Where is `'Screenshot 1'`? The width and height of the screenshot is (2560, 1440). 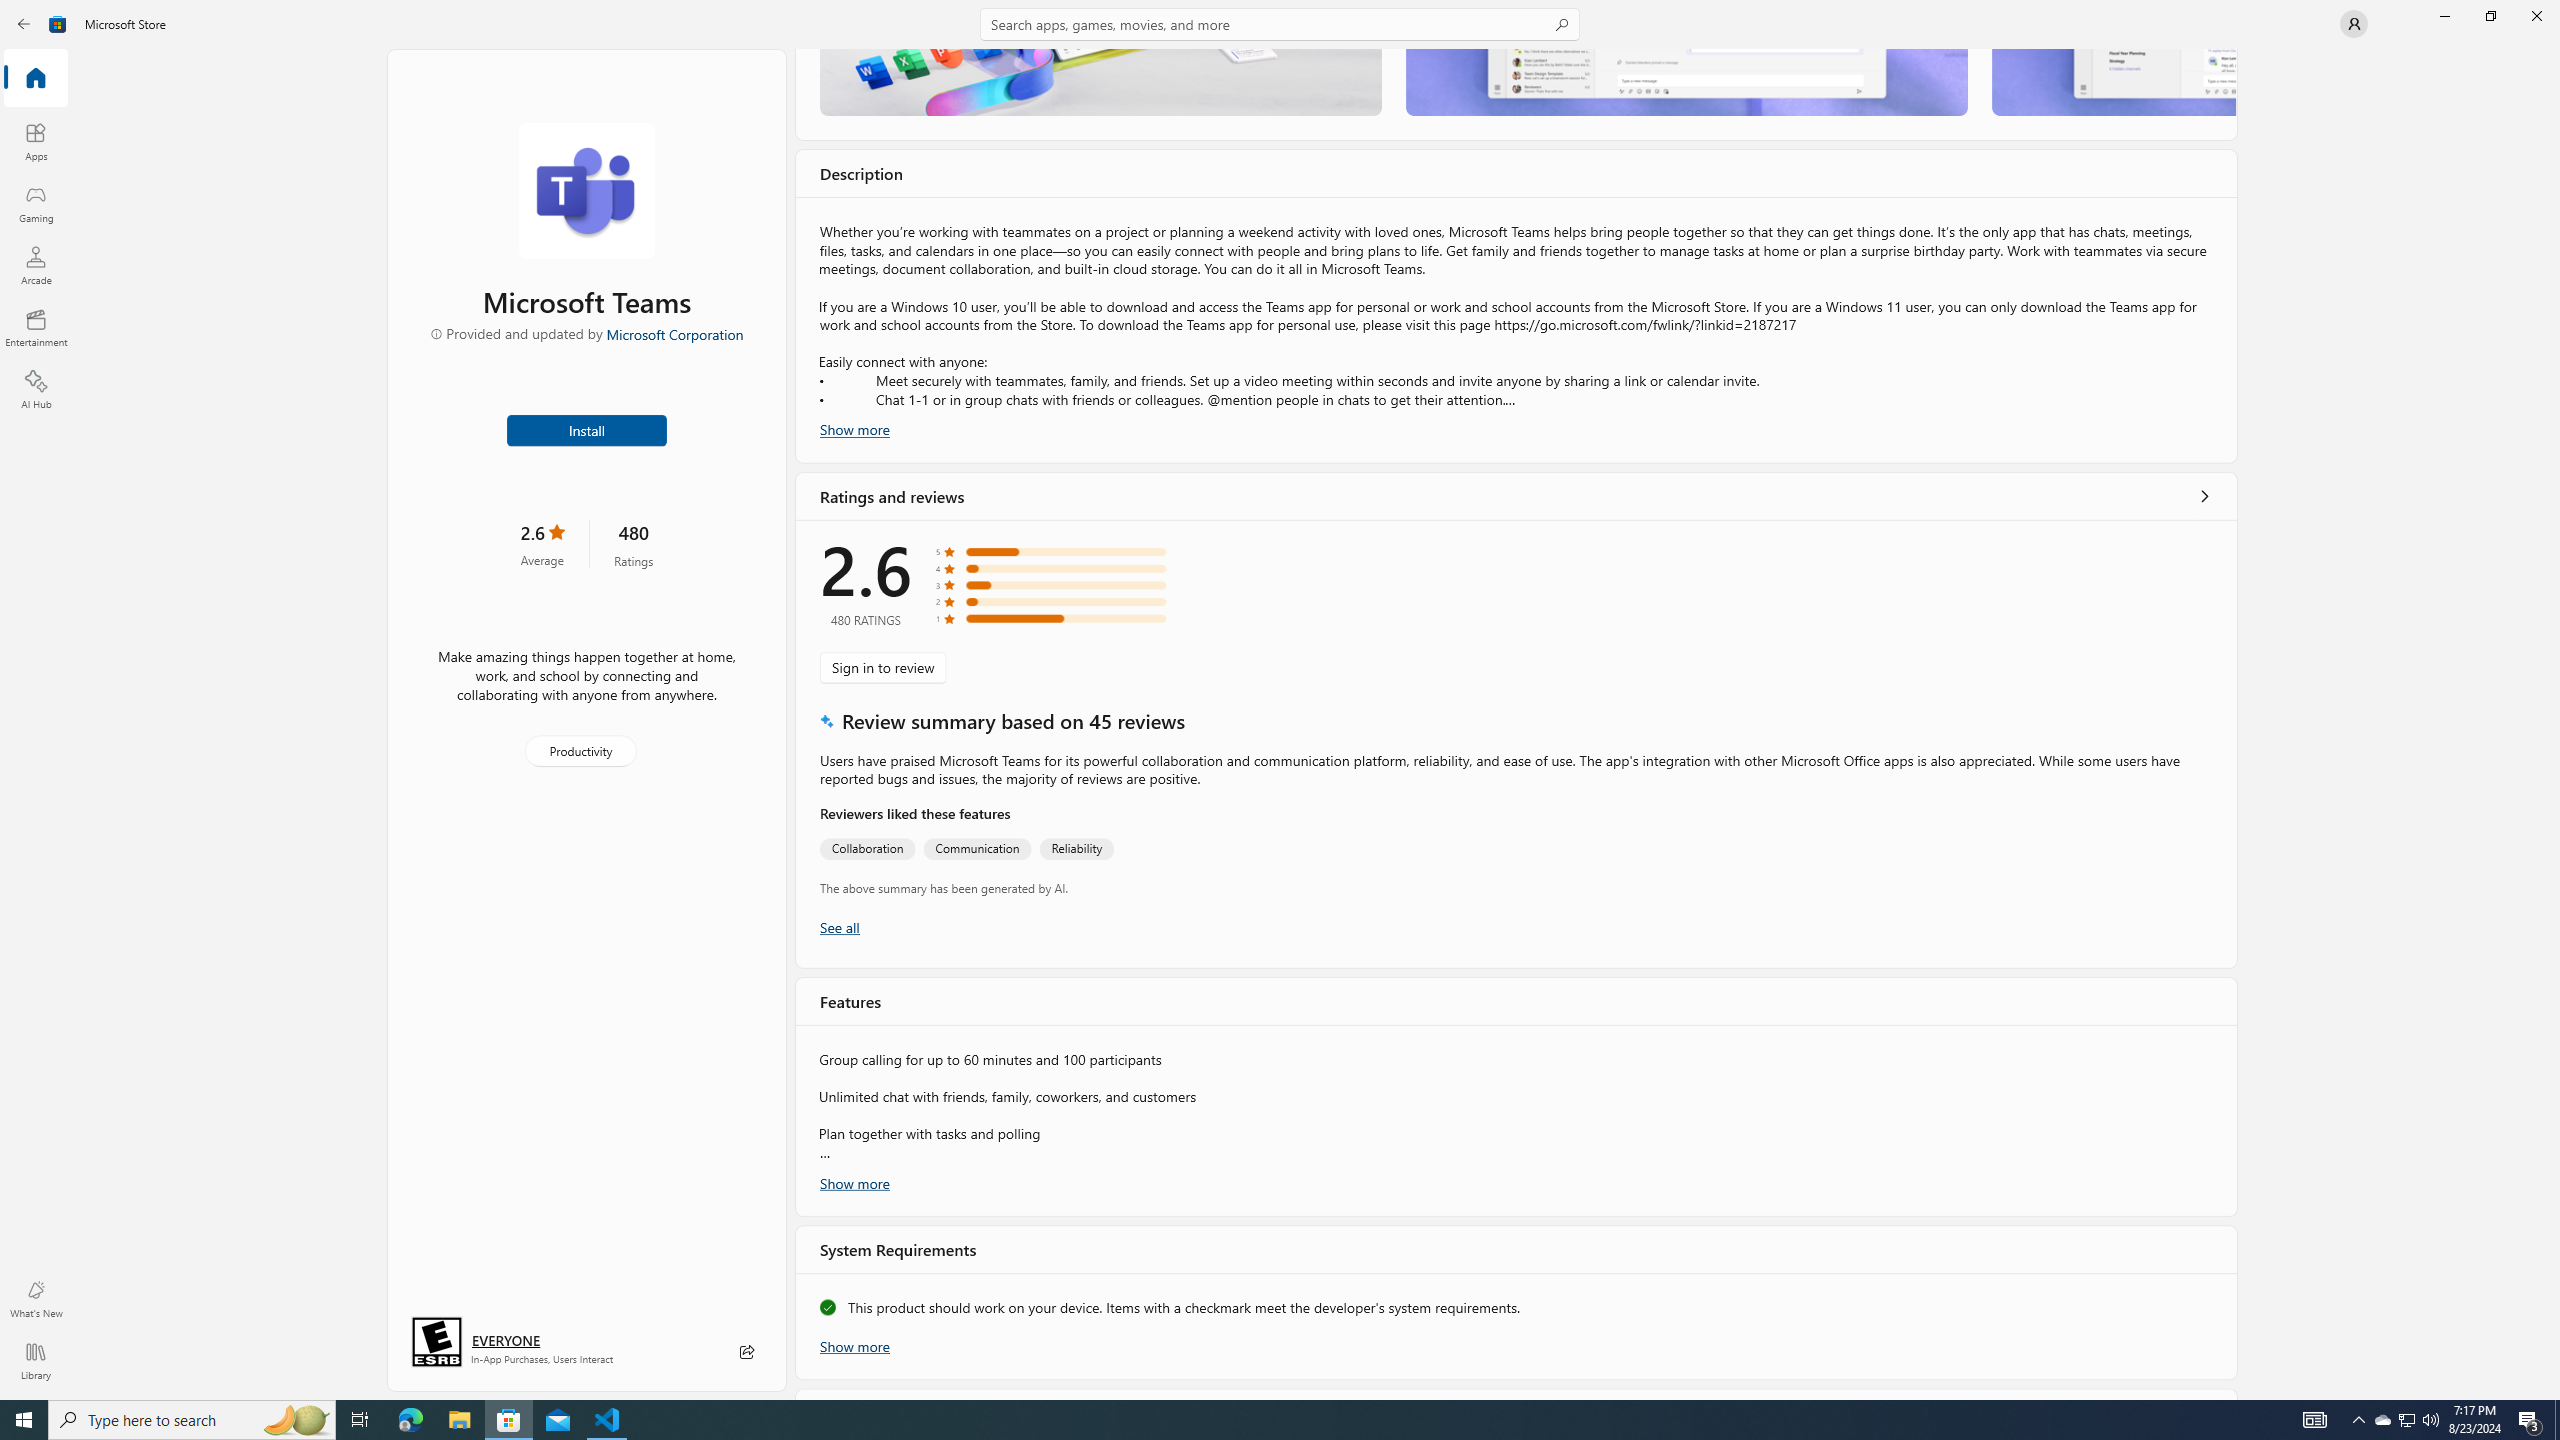
'Screenshot 1' is located at coordinates (1100, 81).